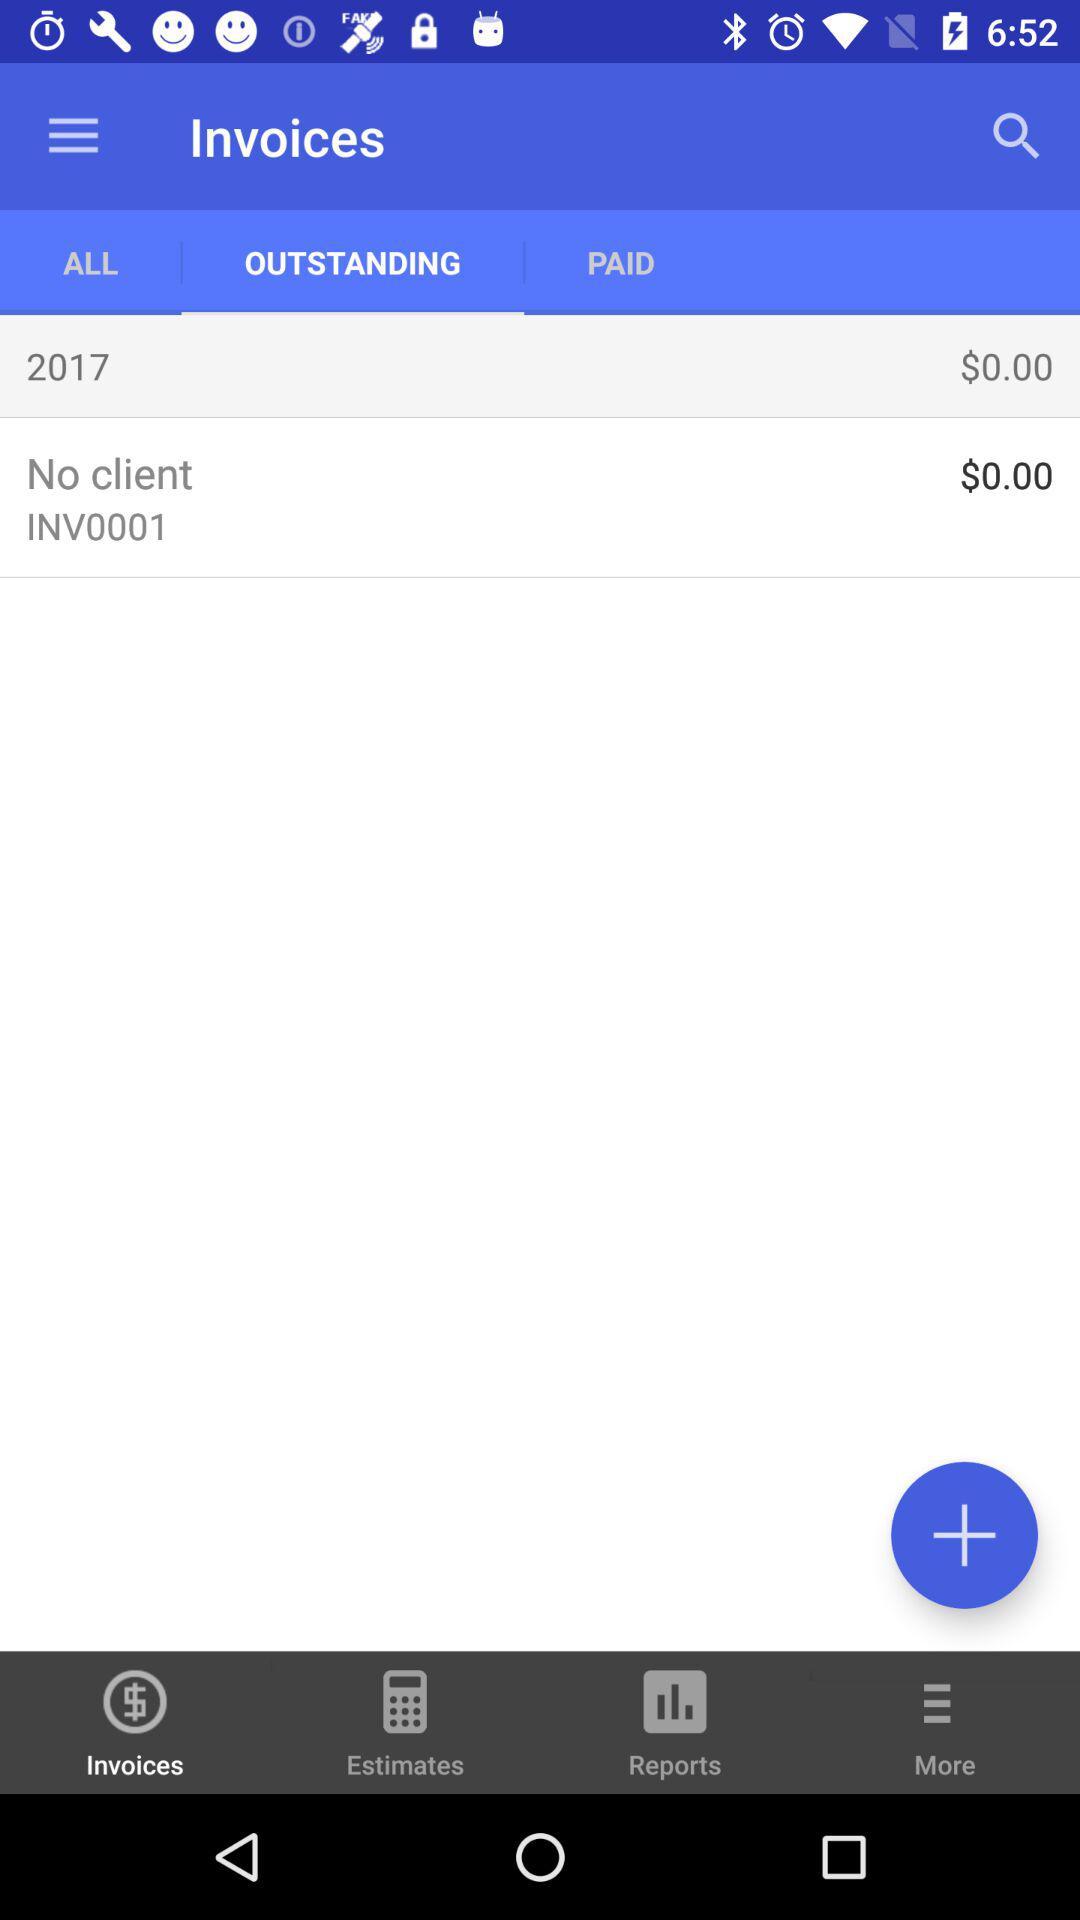 The height and width of the screenshot is (1920, 1080). Describe the element at coordinates (540, 416) in the screenshot. I see `icon below the 2017 item` at that location.